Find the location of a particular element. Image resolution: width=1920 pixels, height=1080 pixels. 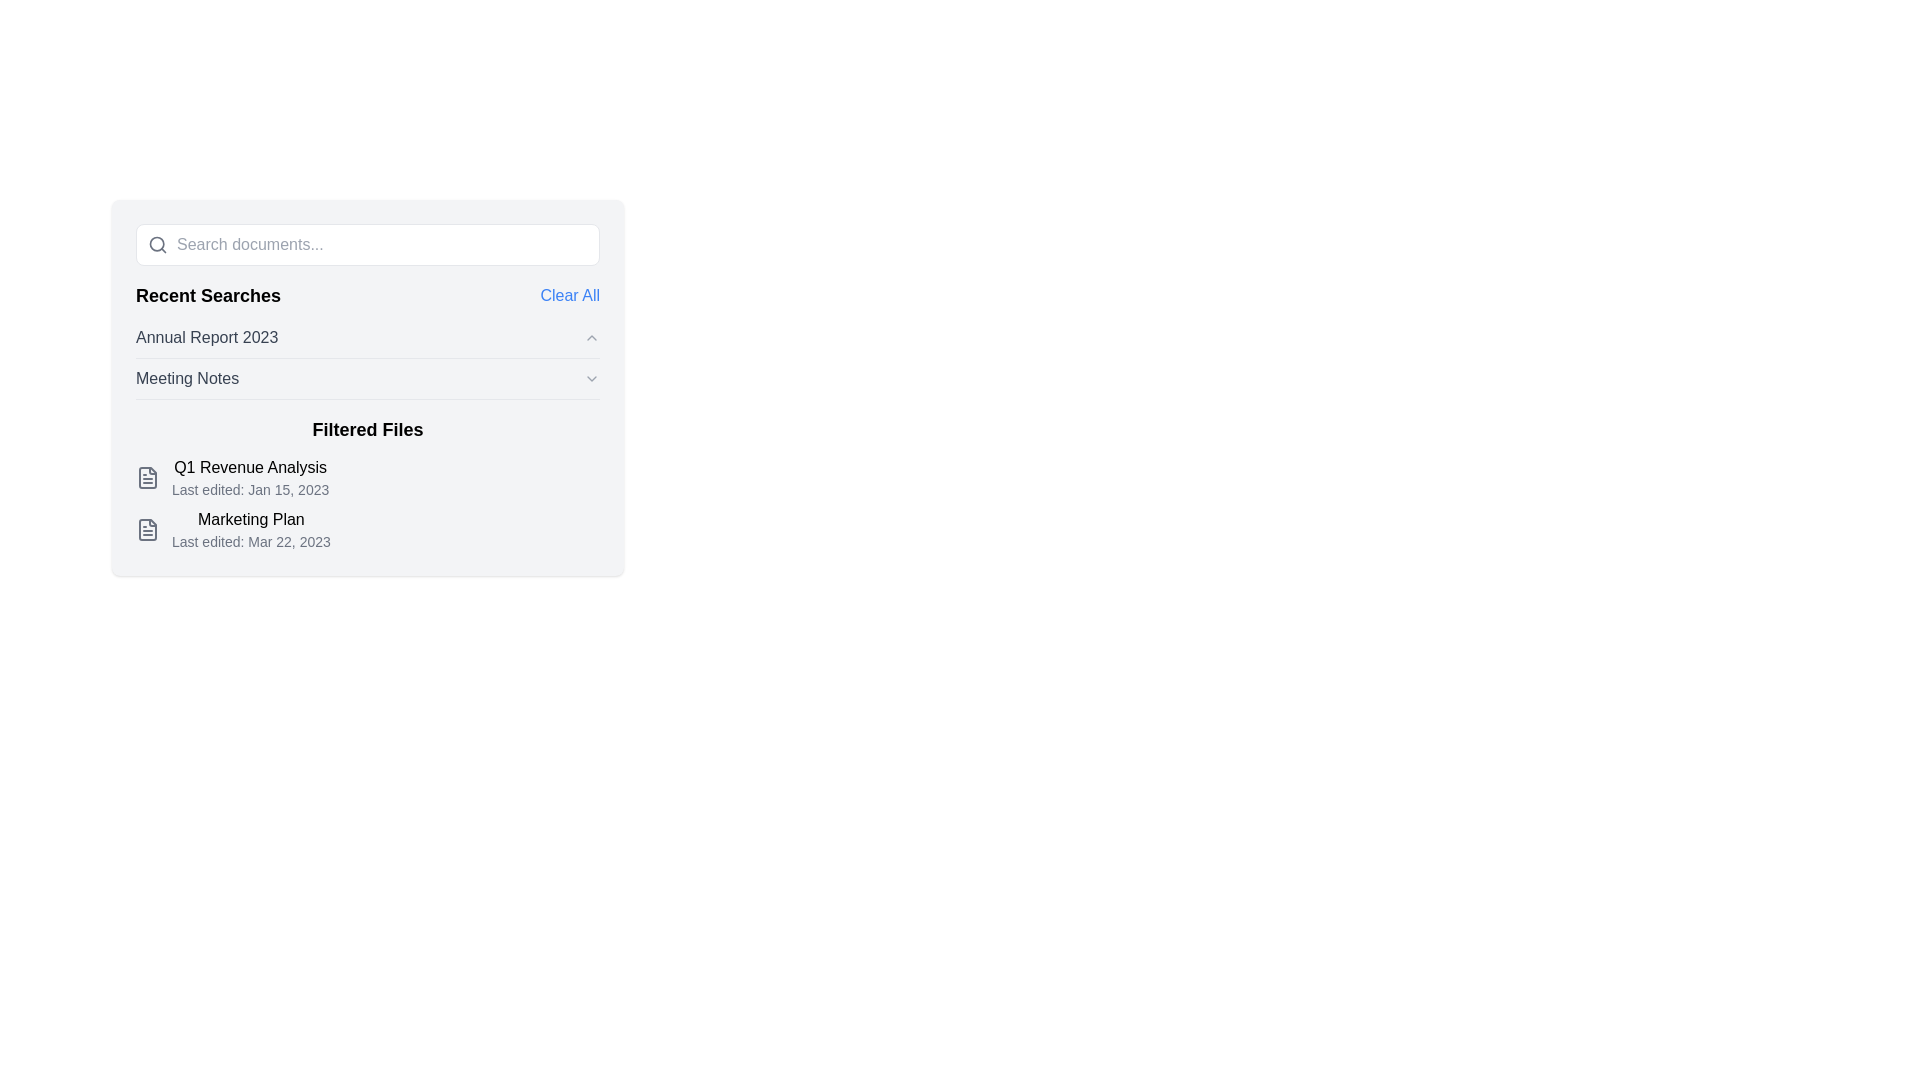

the 'Meeting Notes' label, which is a textual element styled in medium gray and aligned to the left, positioned between 'Annual Report 2023' above and an interactive button below is located at coordinates (187, 378).